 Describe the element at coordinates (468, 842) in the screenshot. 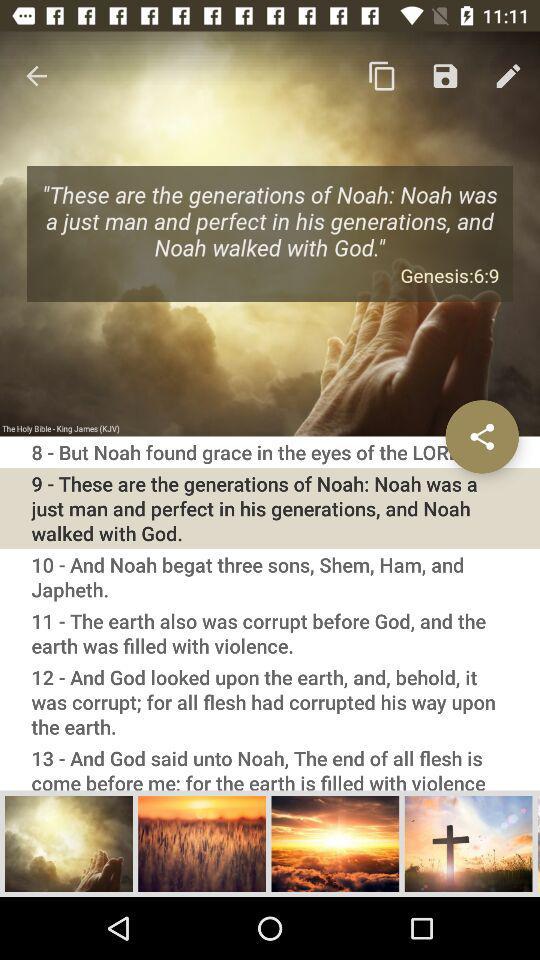

I see `picture far right` at that location.